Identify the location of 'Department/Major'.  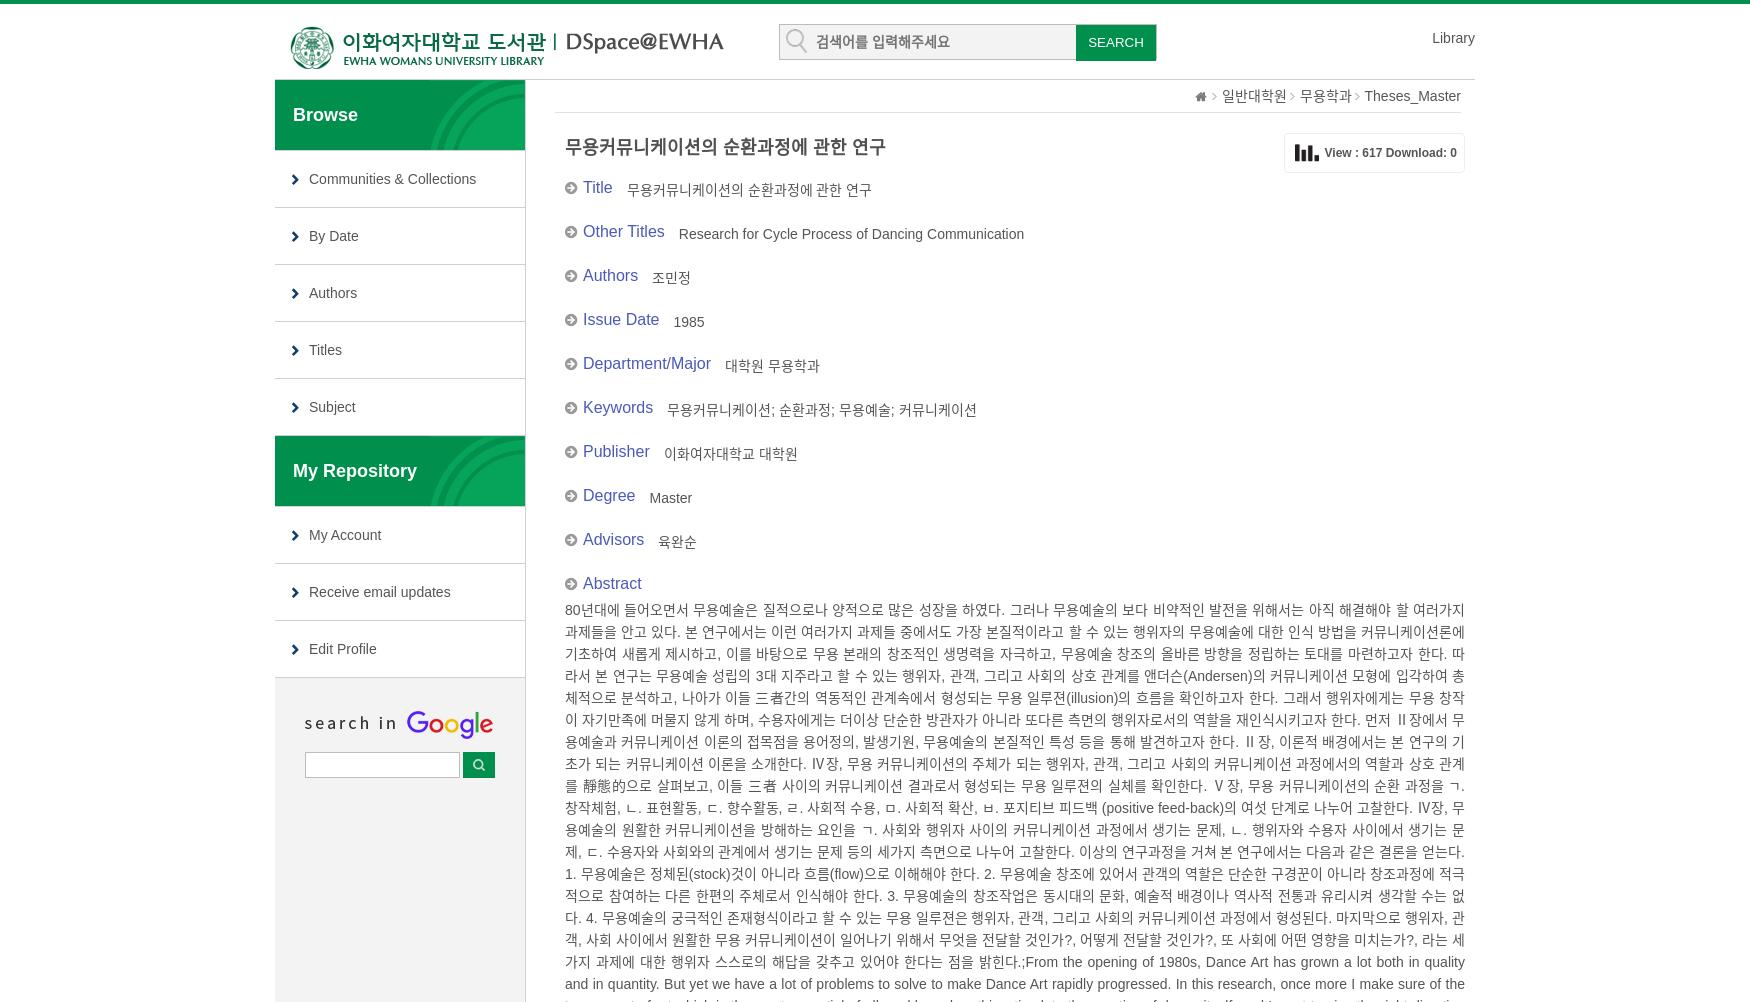
(645, 363).